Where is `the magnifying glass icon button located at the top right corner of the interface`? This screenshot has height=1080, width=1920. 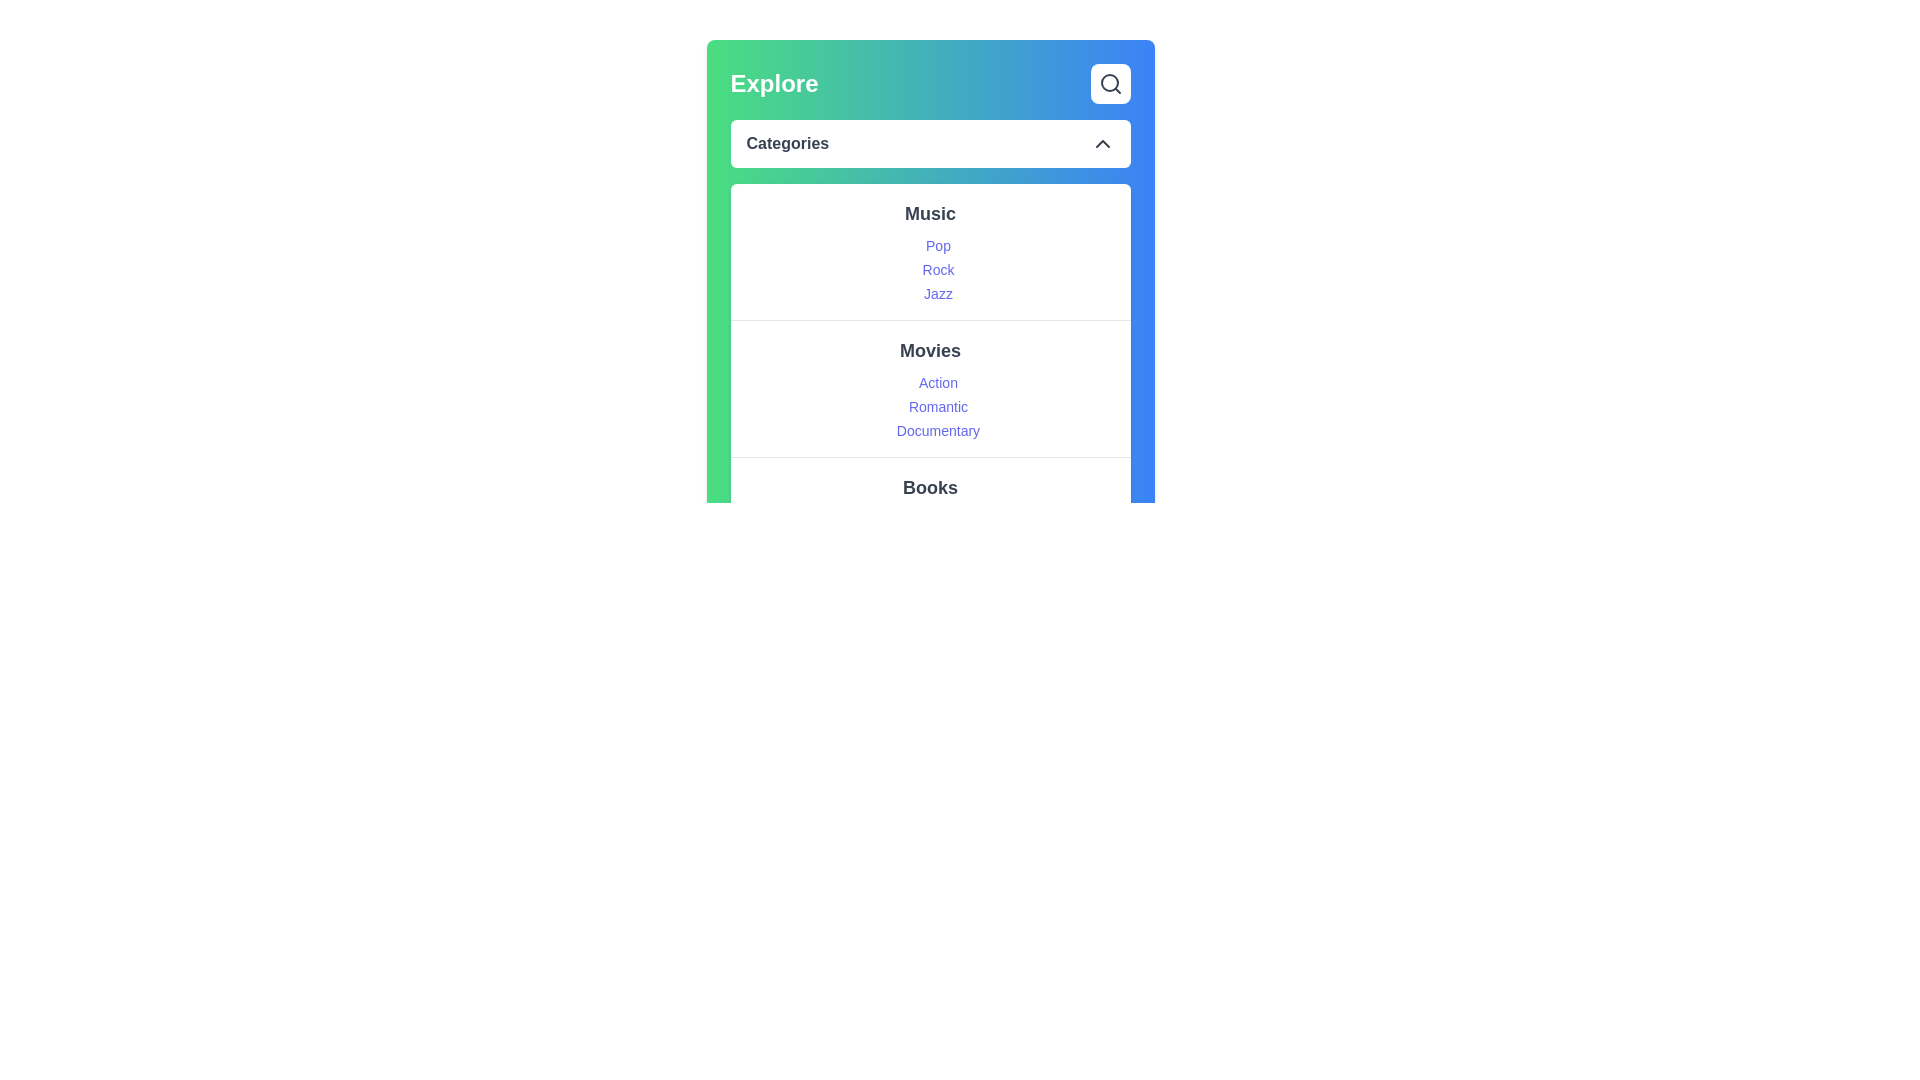
the magnifying glass icon button located at the top right corner of the interface is located at coordinates (1109, 83).